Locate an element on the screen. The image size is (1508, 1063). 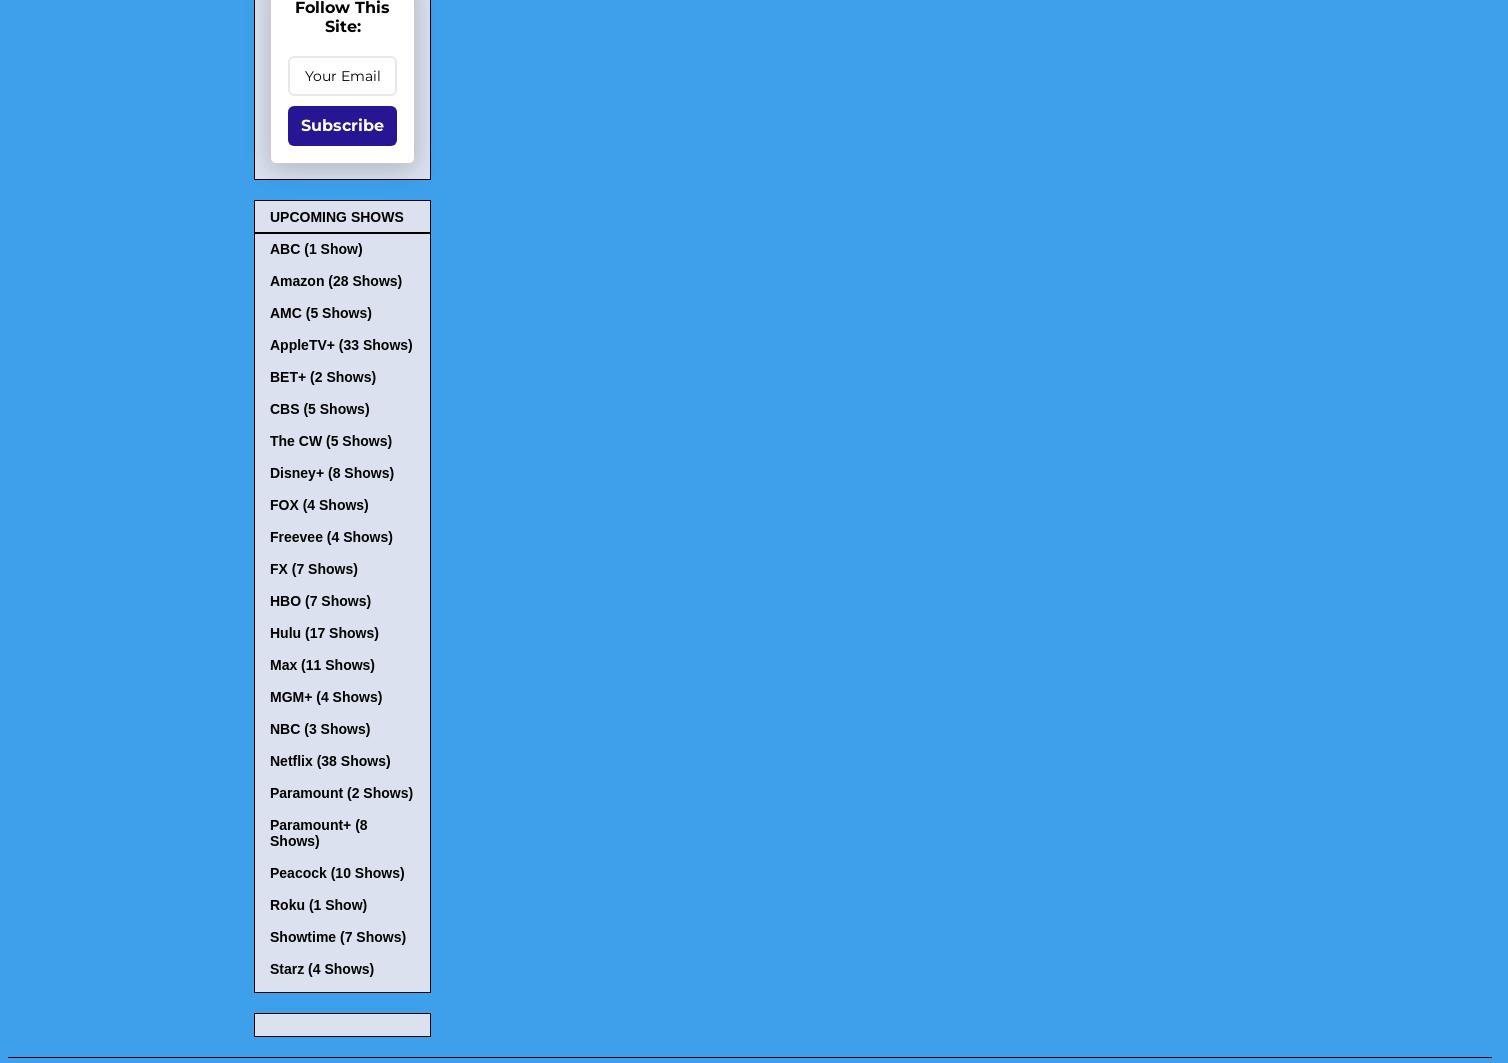
'Max (11 Shows)' is located at coordinates (268, 664).